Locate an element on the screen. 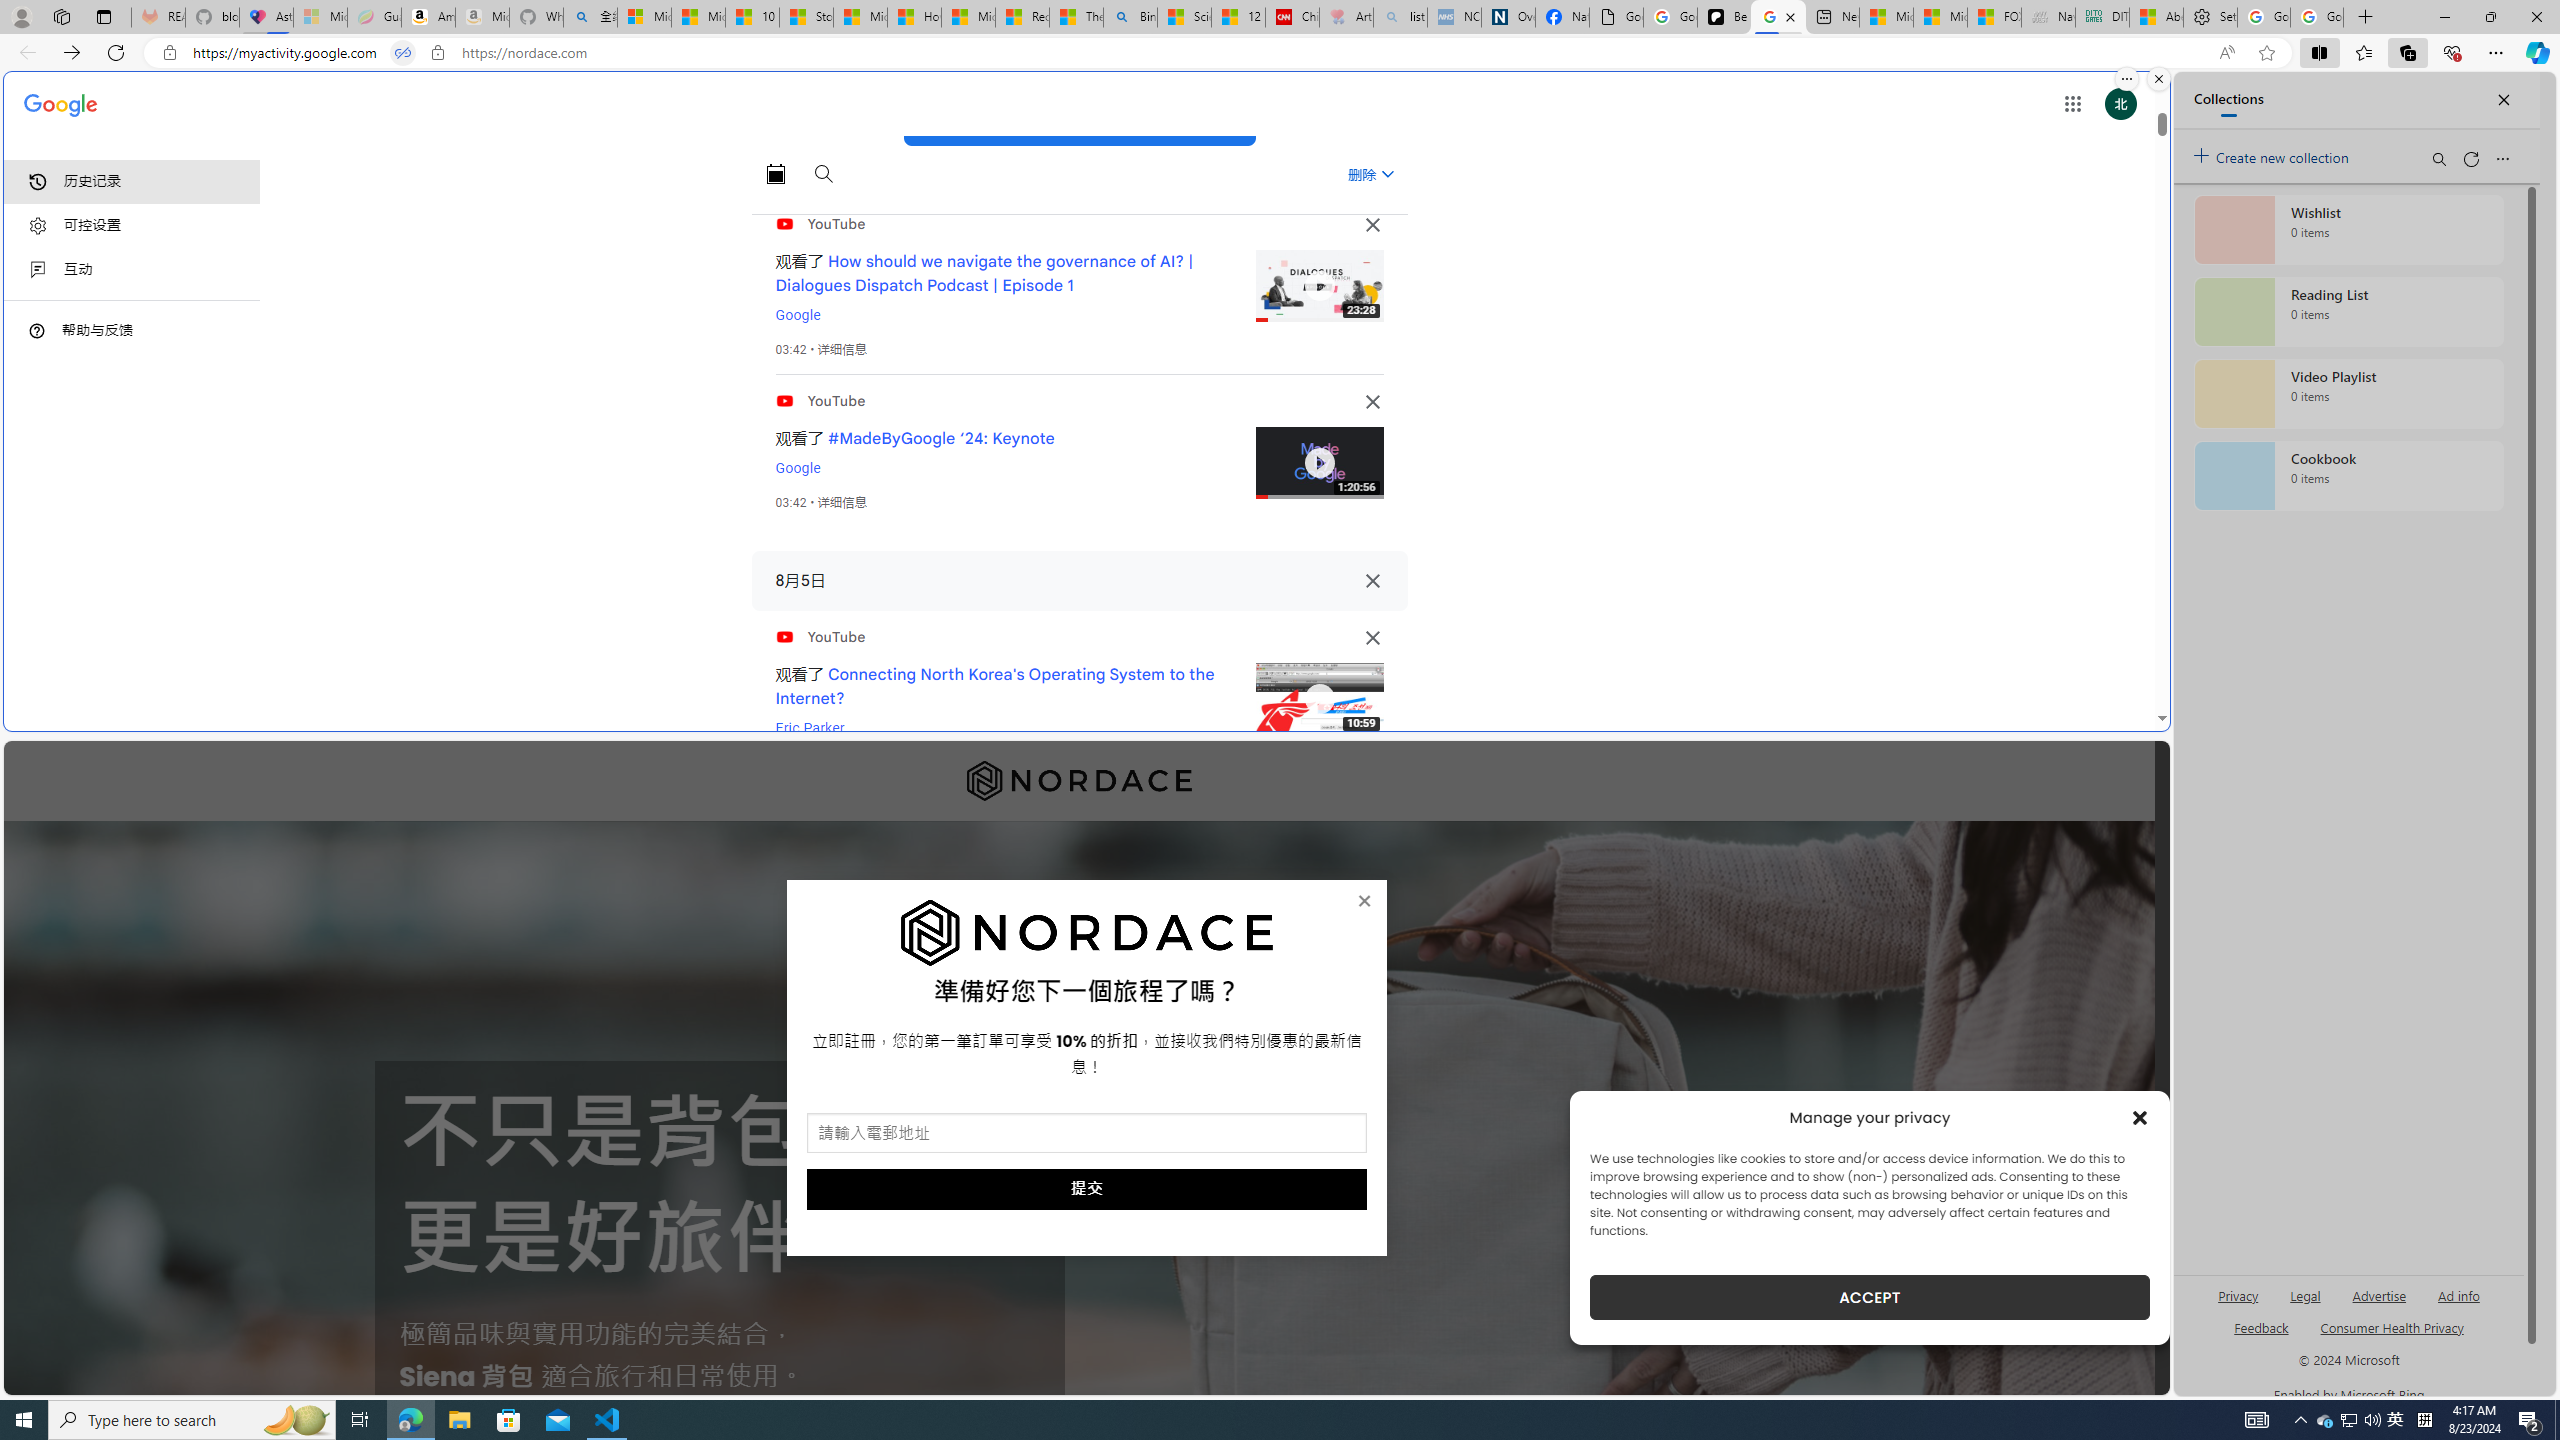 Image resolution: width=2560 pixels, height=1440 pixels. 'Be Smart | creating Science videos | Patreon' is located at coordinates (1724, 16).